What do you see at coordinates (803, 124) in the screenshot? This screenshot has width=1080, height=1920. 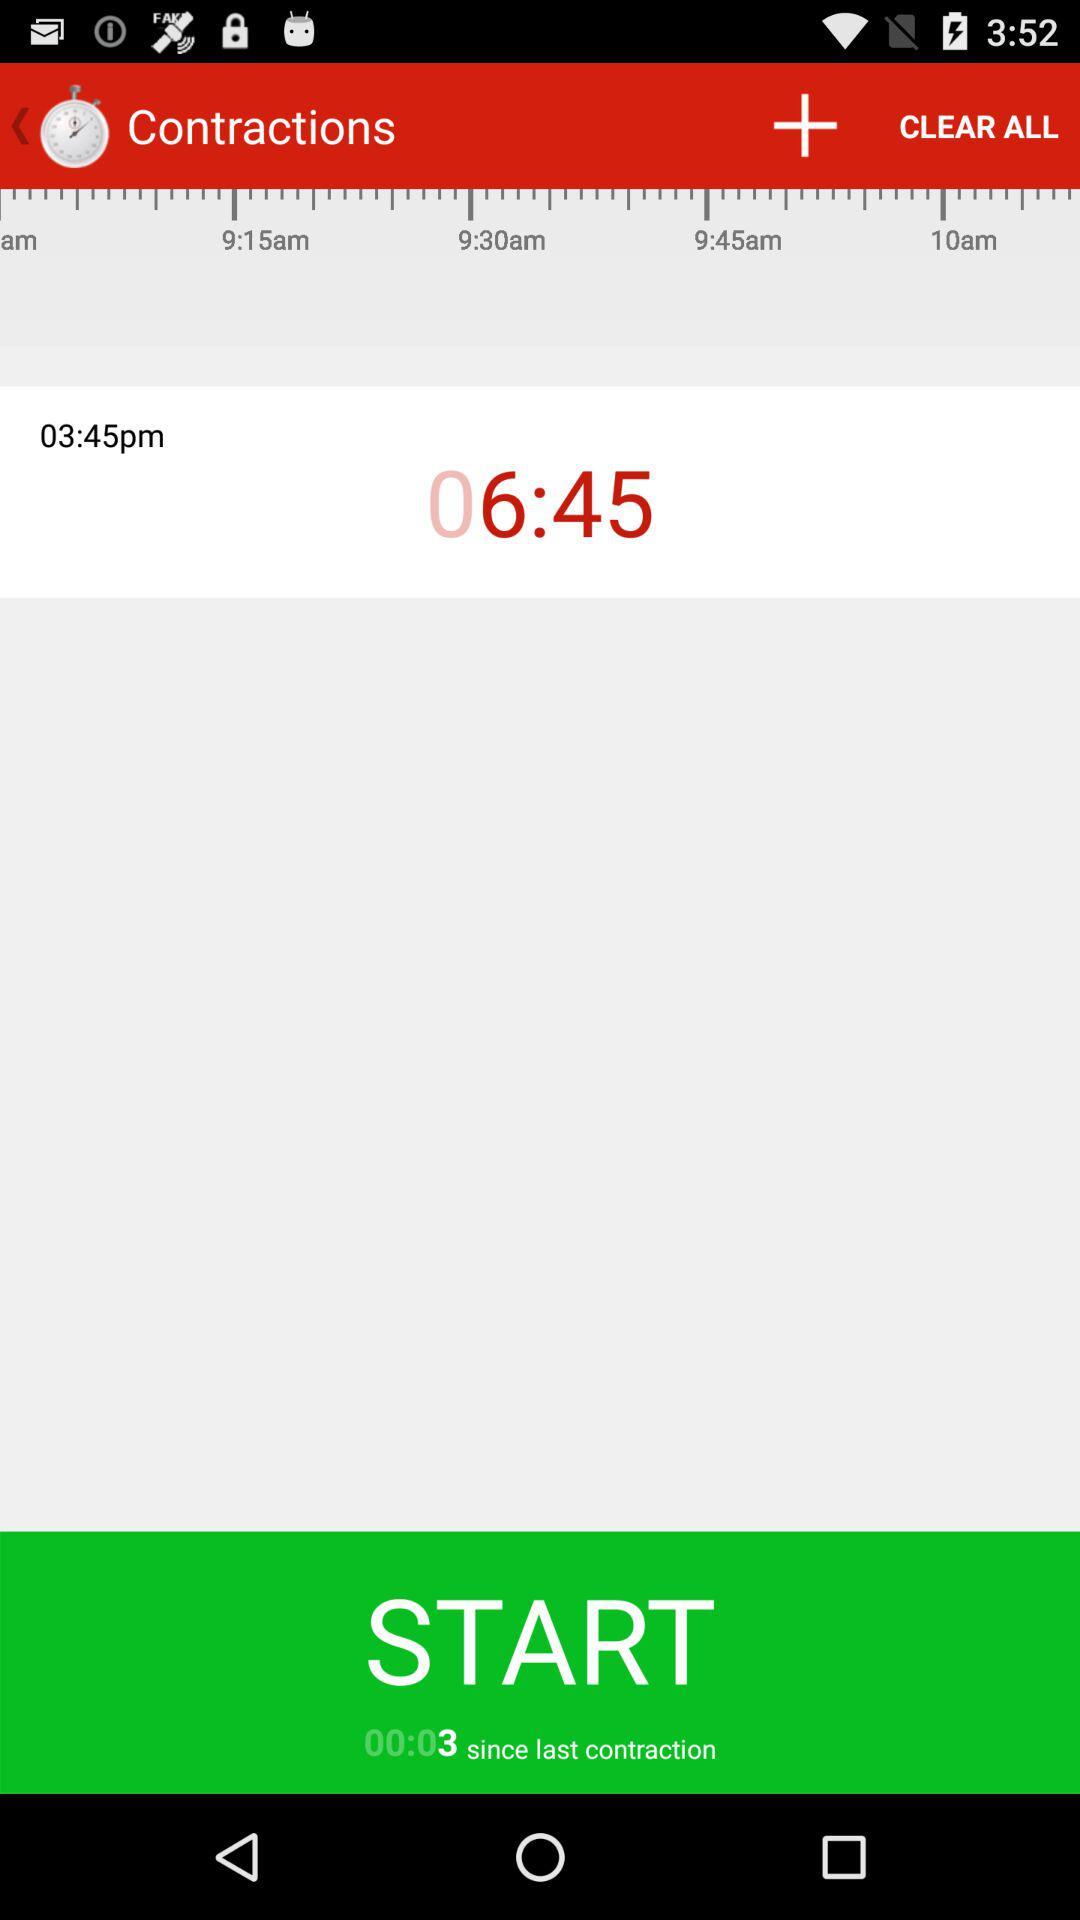 I see `the item next to contractions icon` at bounding box center [803, 124].